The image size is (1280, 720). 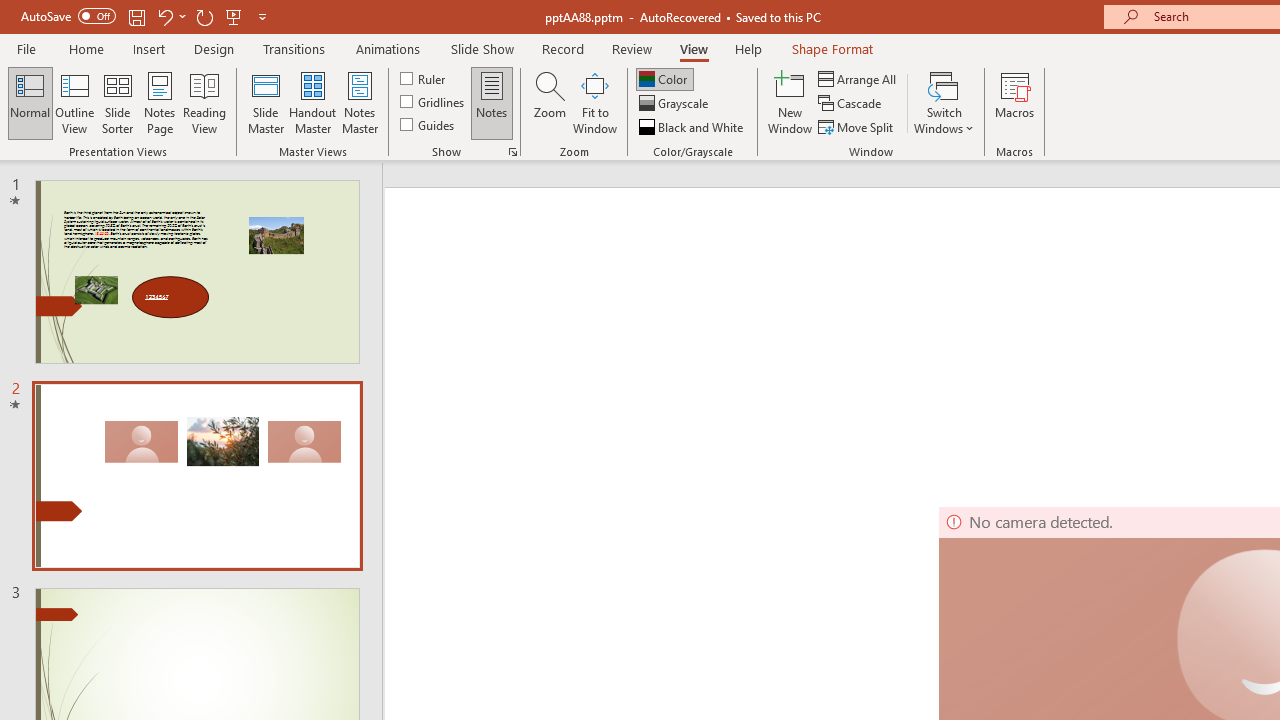 I want to click on 'New Window', so click(x=789, y=103).